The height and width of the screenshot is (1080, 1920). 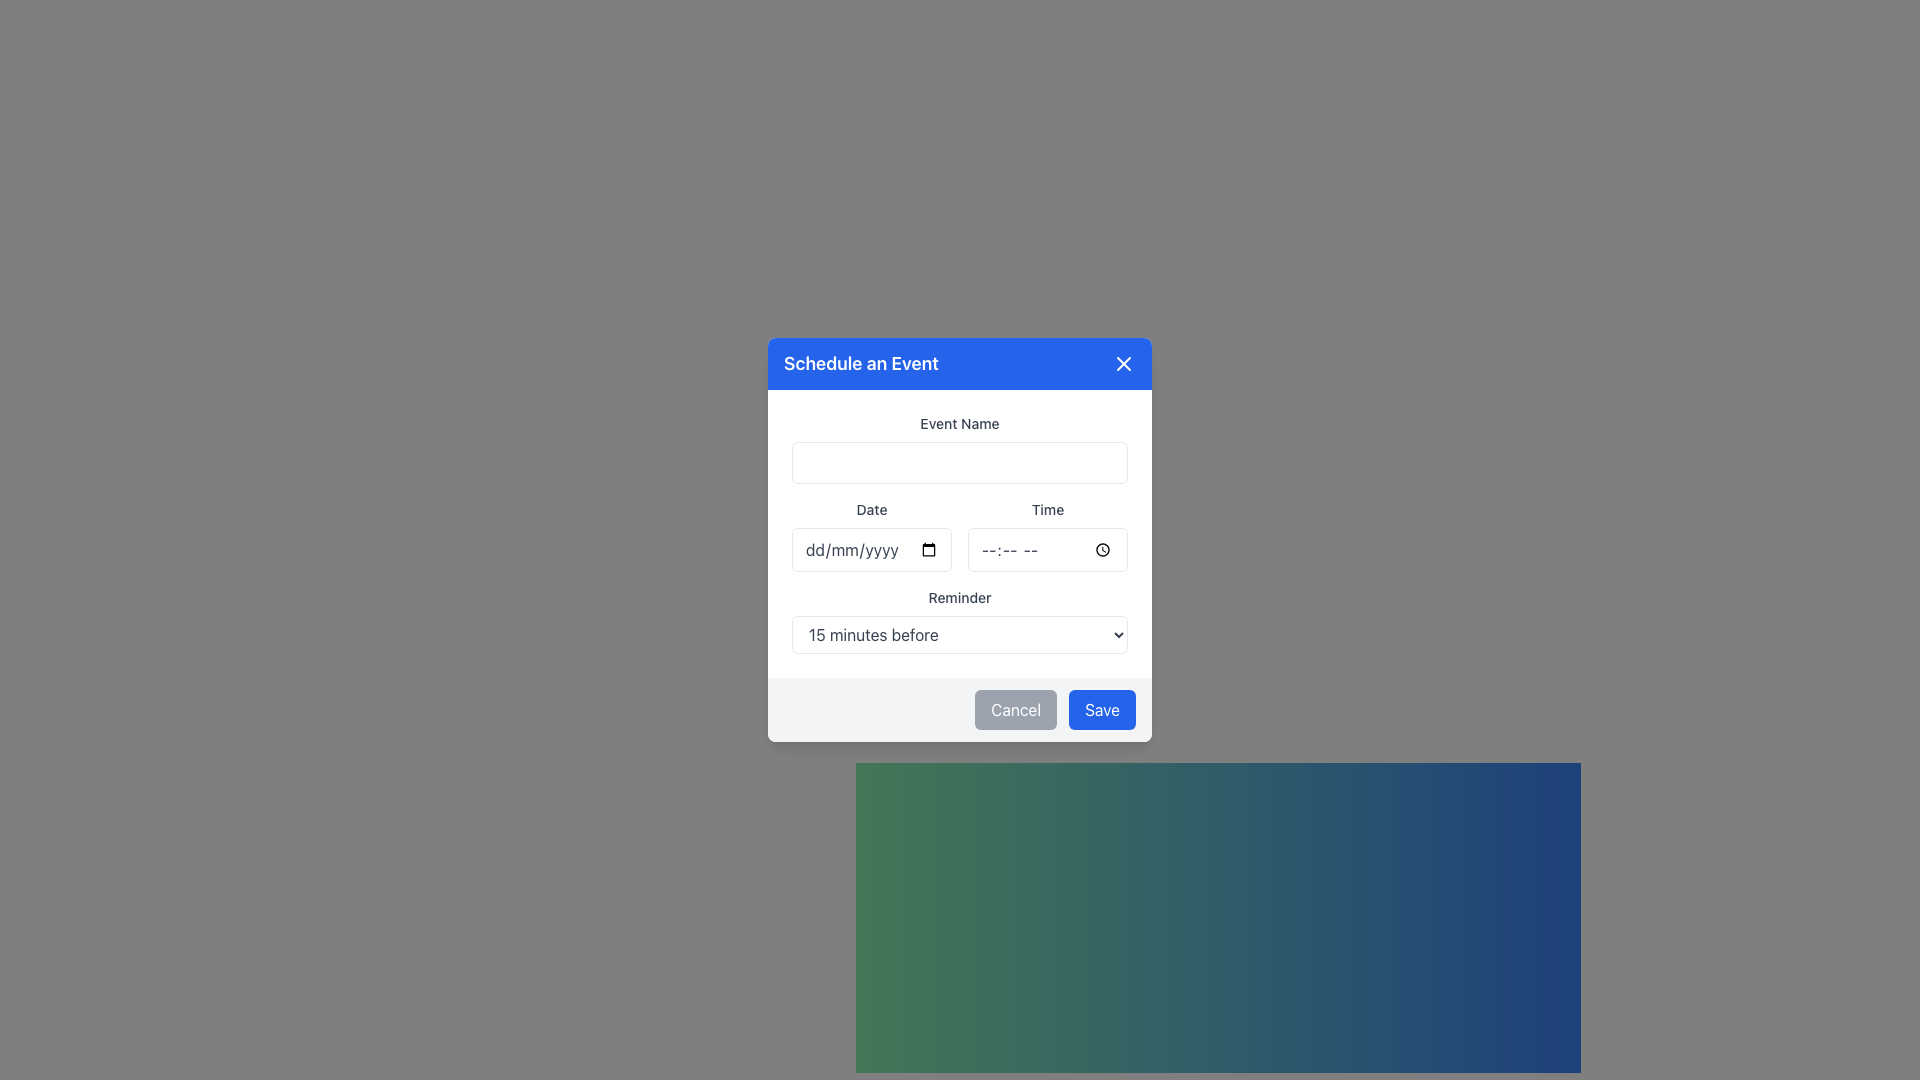 What do you see at coordinates (1123, 363) in the screenshot?
I see `the small 'X' icon button with a white color on a blue background located in the top-right corner of the 'Schedule an Event' title bar` at bounding box center [1123, 363].